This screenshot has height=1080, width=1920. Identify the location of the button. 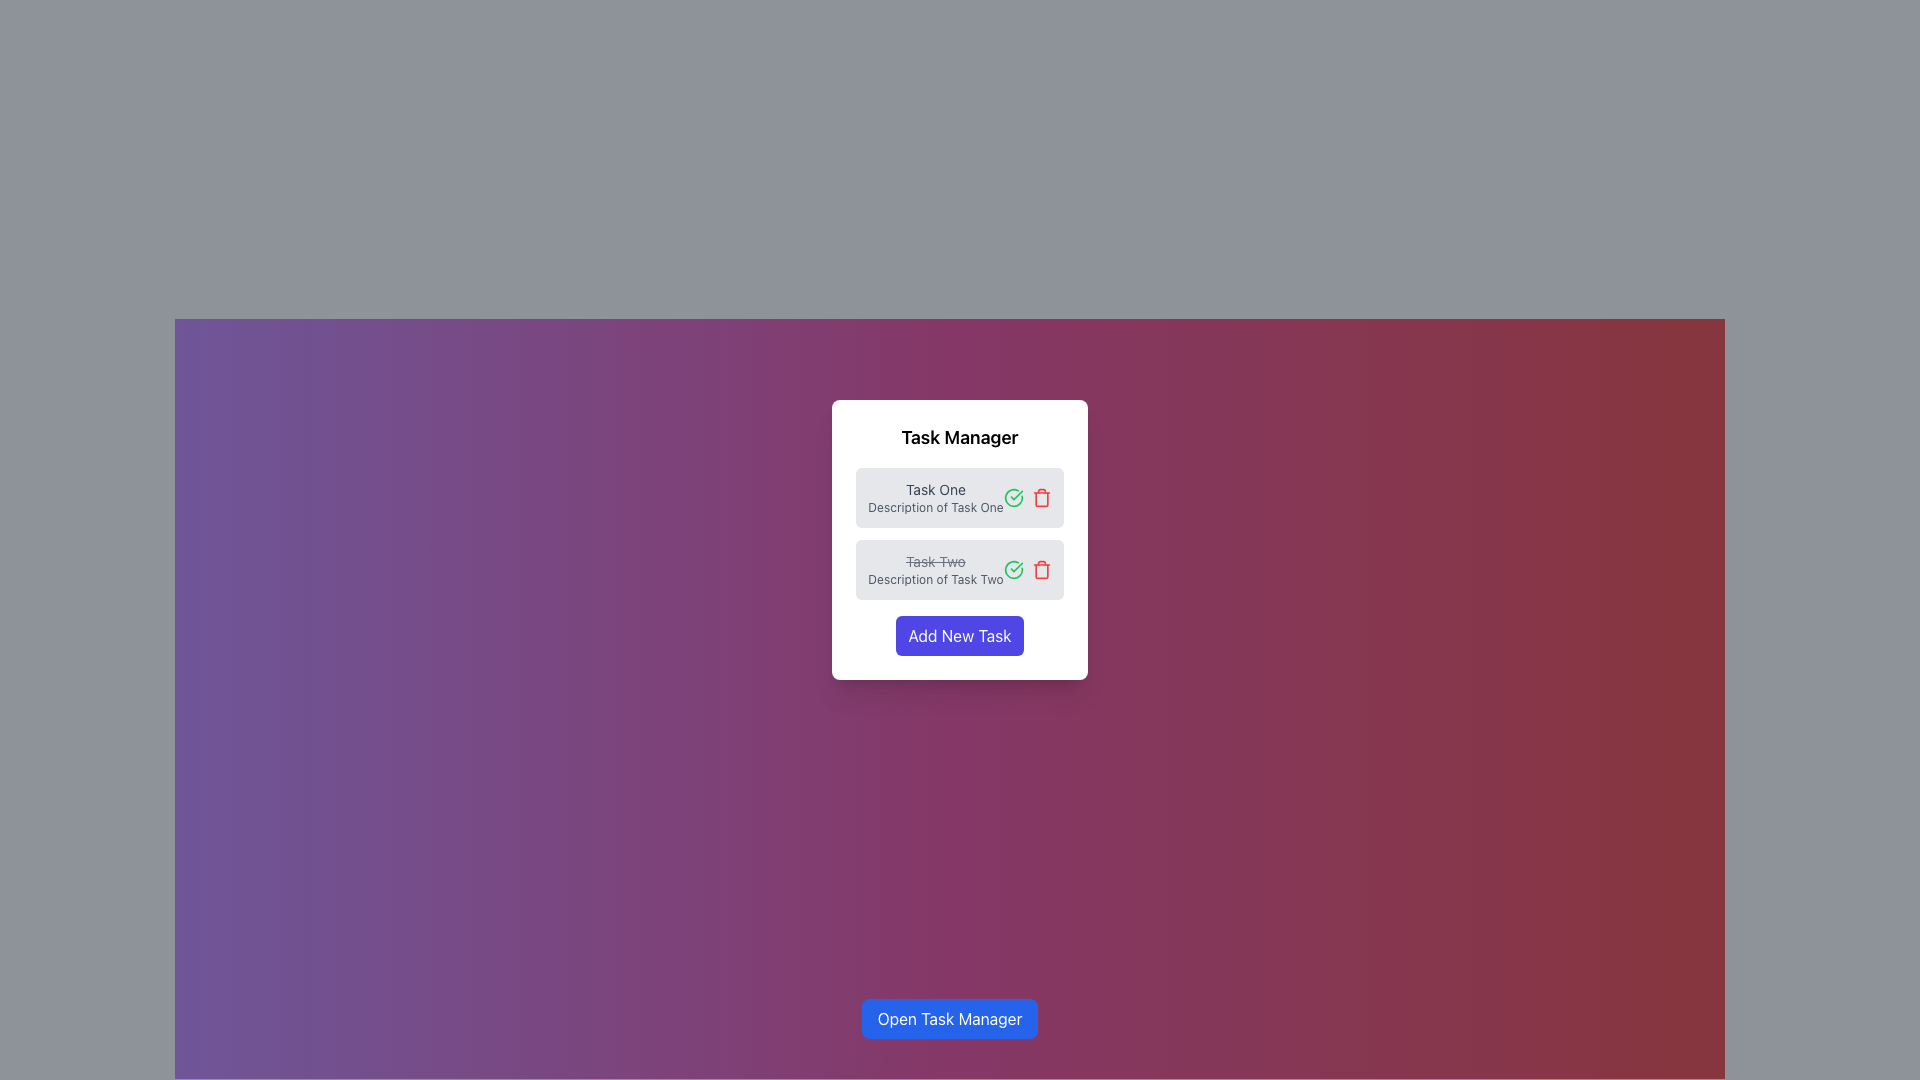
(960, 636).